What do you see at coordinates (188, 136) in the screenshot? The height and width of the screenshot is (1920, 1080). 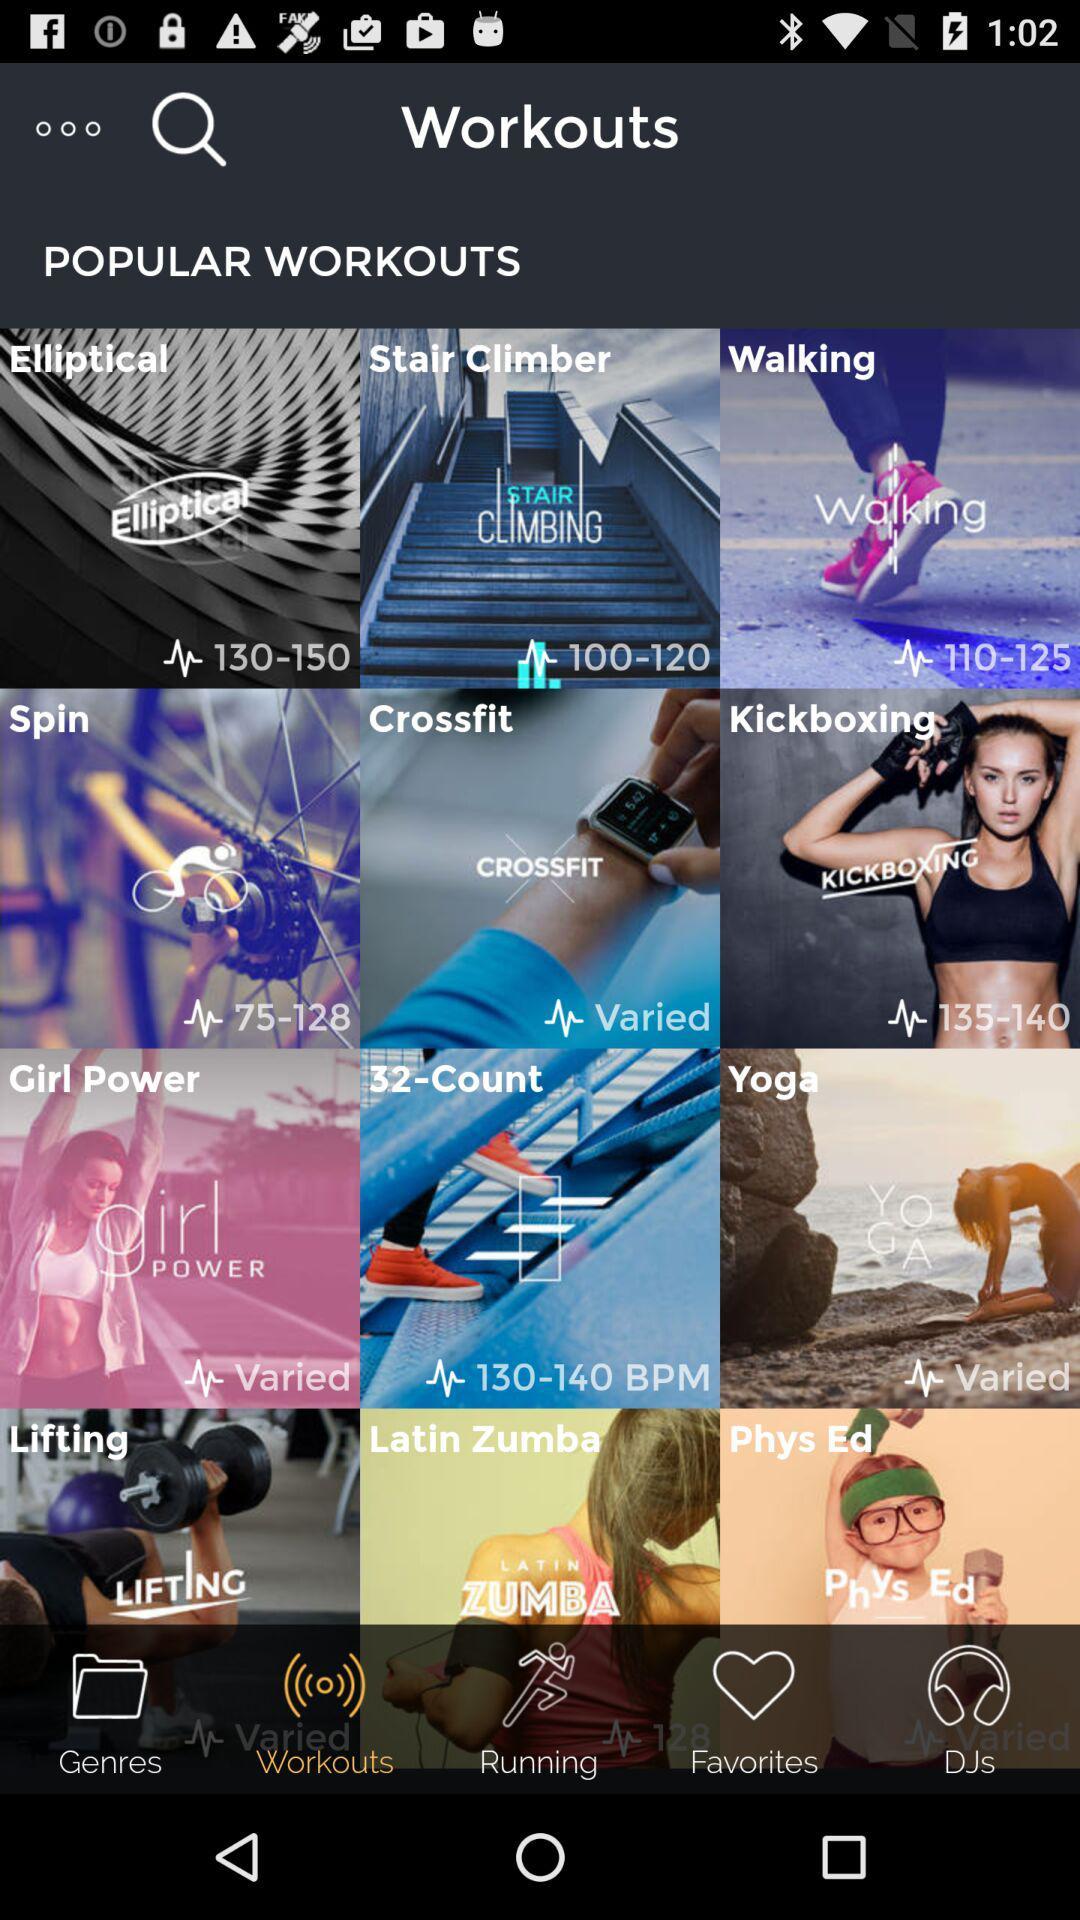 I see `the search icon` at bounding box center [188, 136].